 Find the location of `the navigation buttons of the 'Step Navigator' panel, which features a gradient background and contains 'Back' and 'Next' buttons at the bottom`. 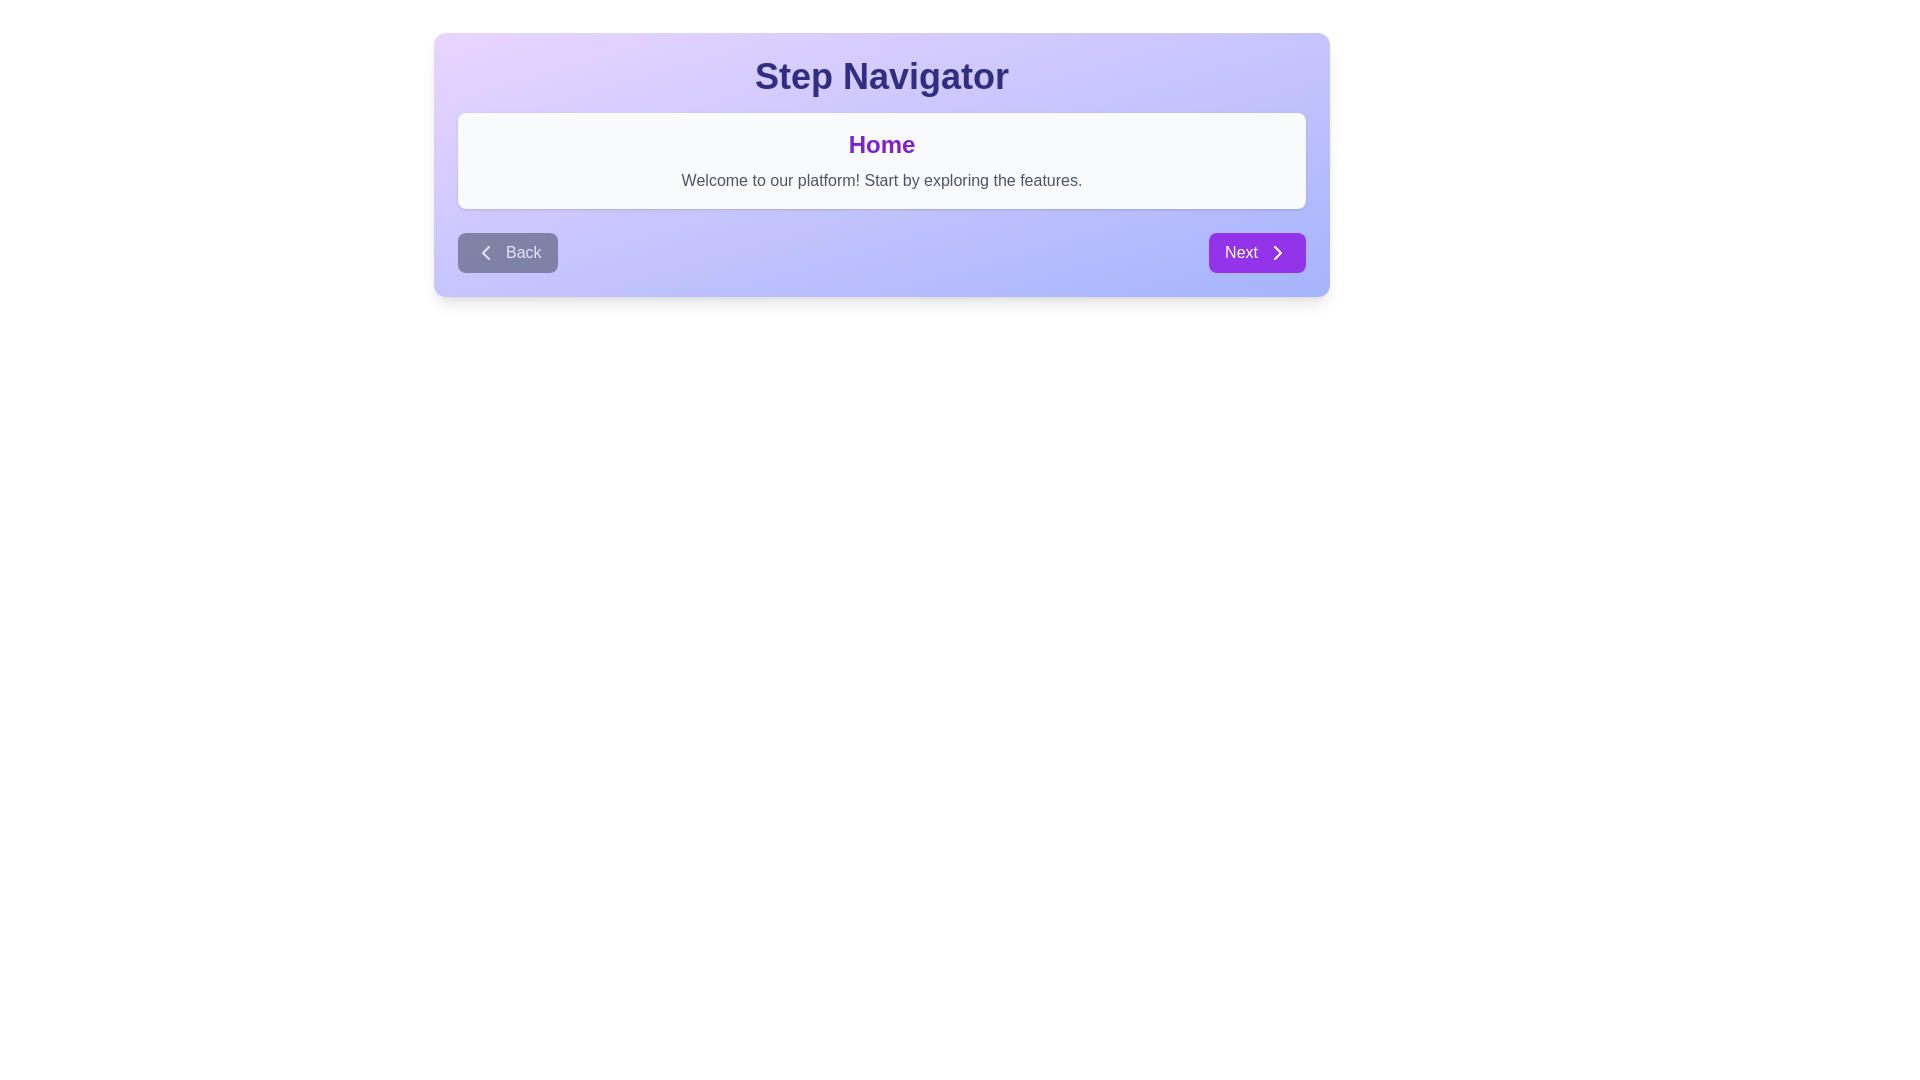

the navigation buttons of the 'Step Navigator' panel, which features a gradient background and contains 'Back' and 'Next' buttons at the bottom is located at coordinates (881, 164).